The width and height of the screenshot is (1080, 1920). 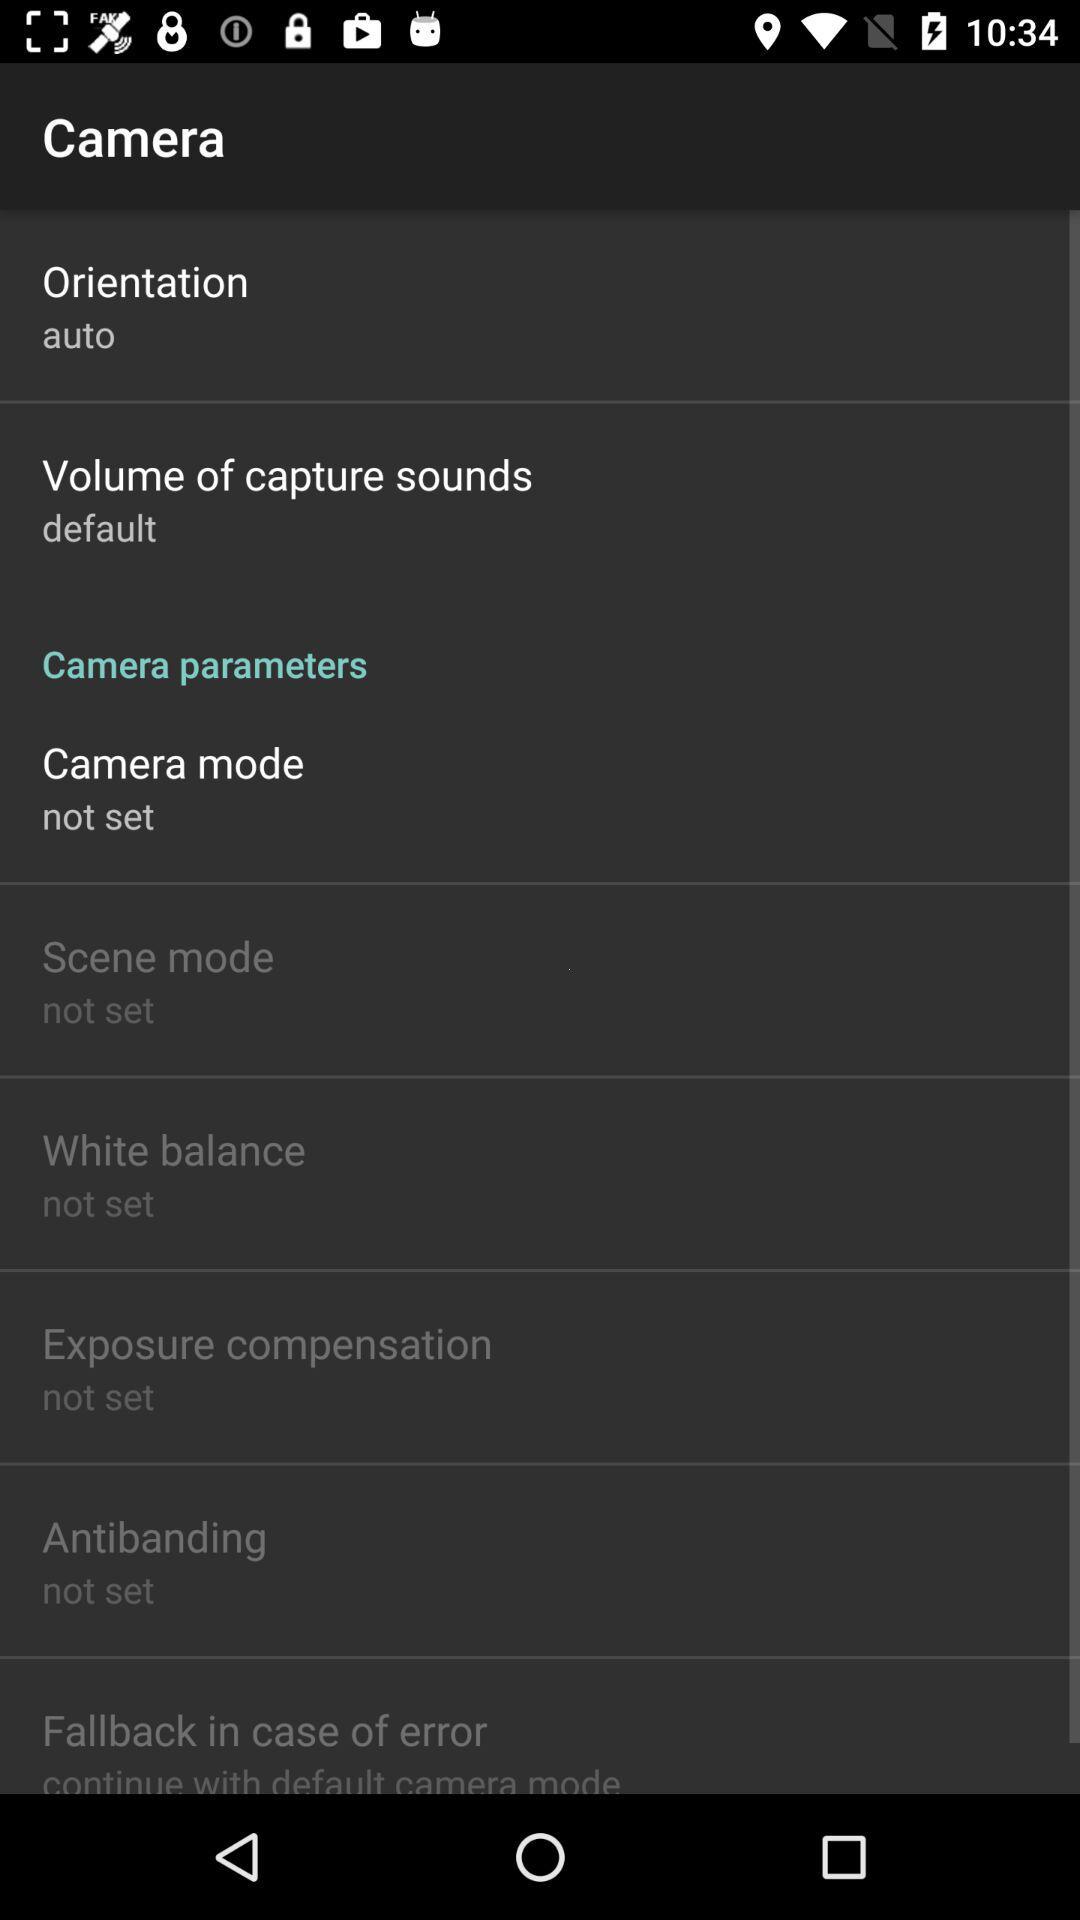 What do you see at coordinates (172, 1148) in the screenshot?
I see `the item above not set item` at bounding box center [172, 1148].